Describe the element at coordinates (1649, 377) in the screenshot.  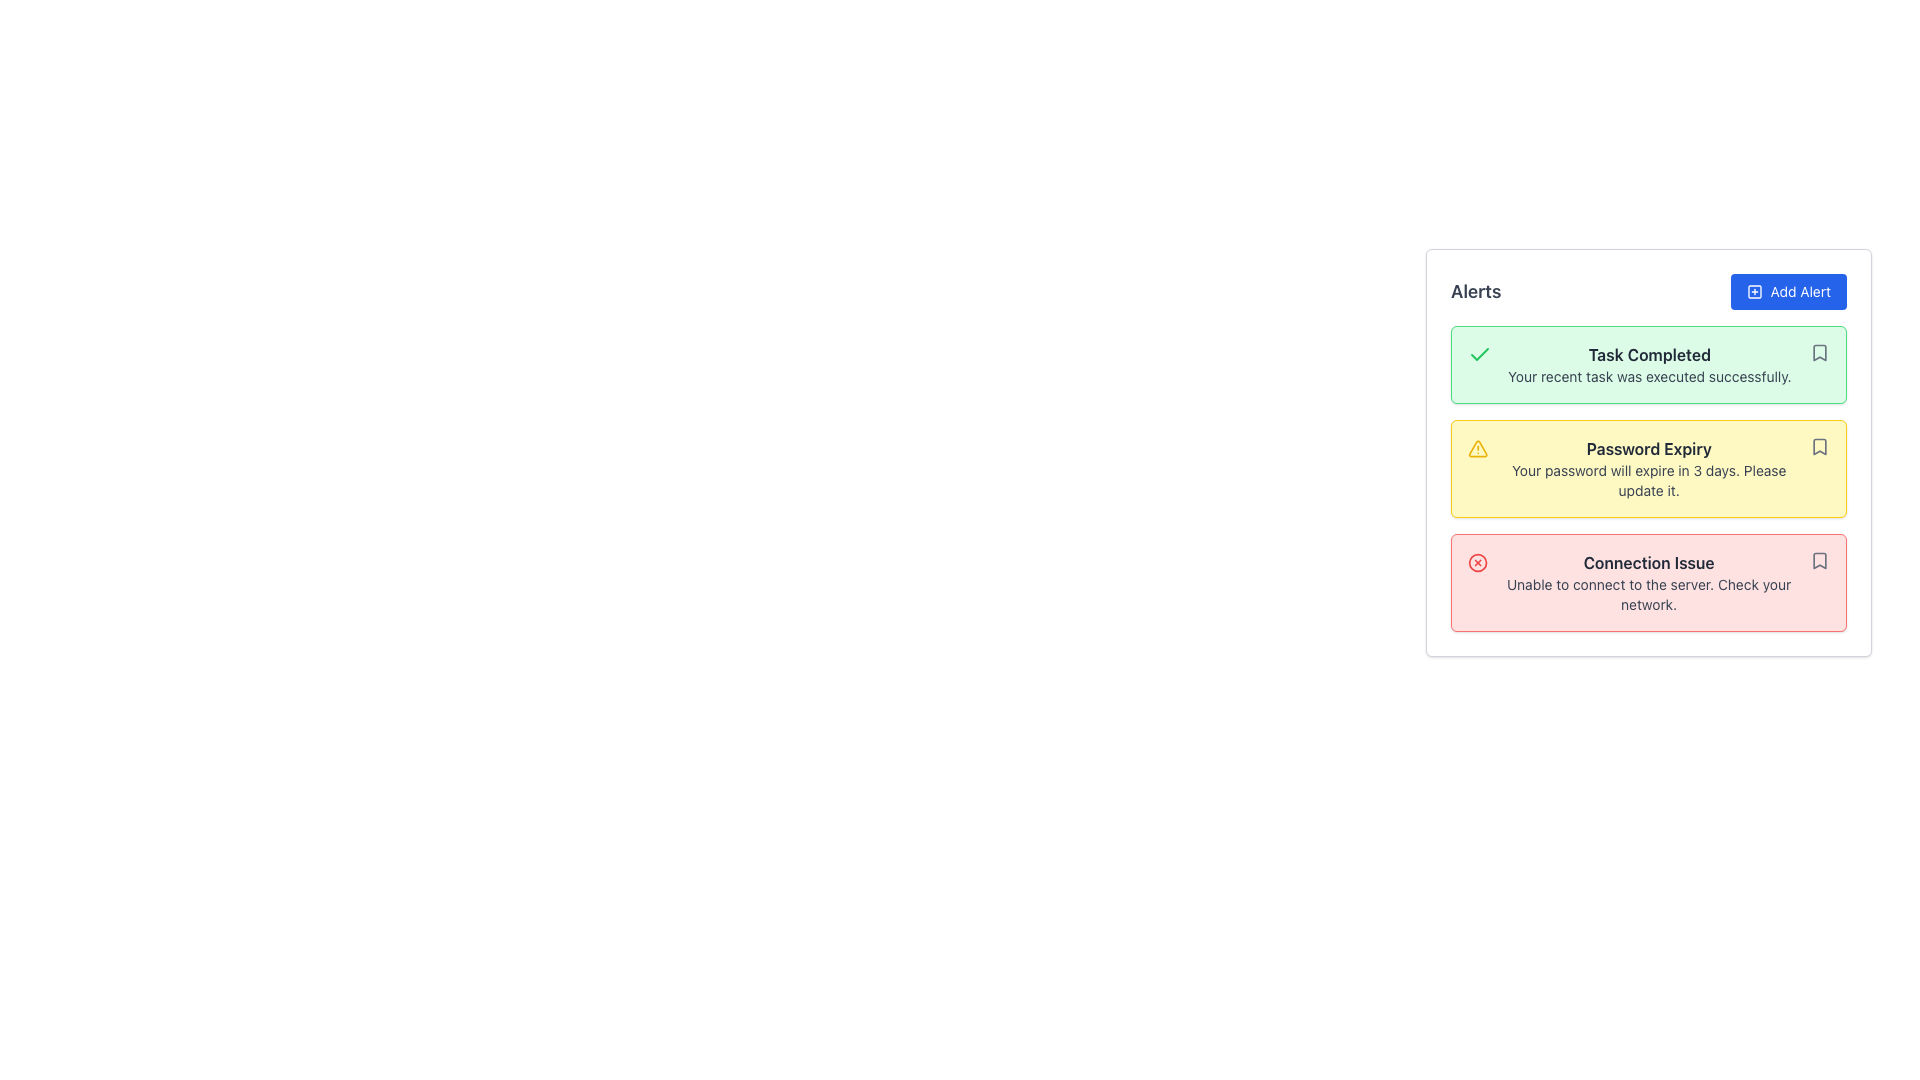
I see `the text element displaying 'Your recent task was executed successfully.' which is positioned below the heading 'Alerts' and is styled with a light green background` at that location.